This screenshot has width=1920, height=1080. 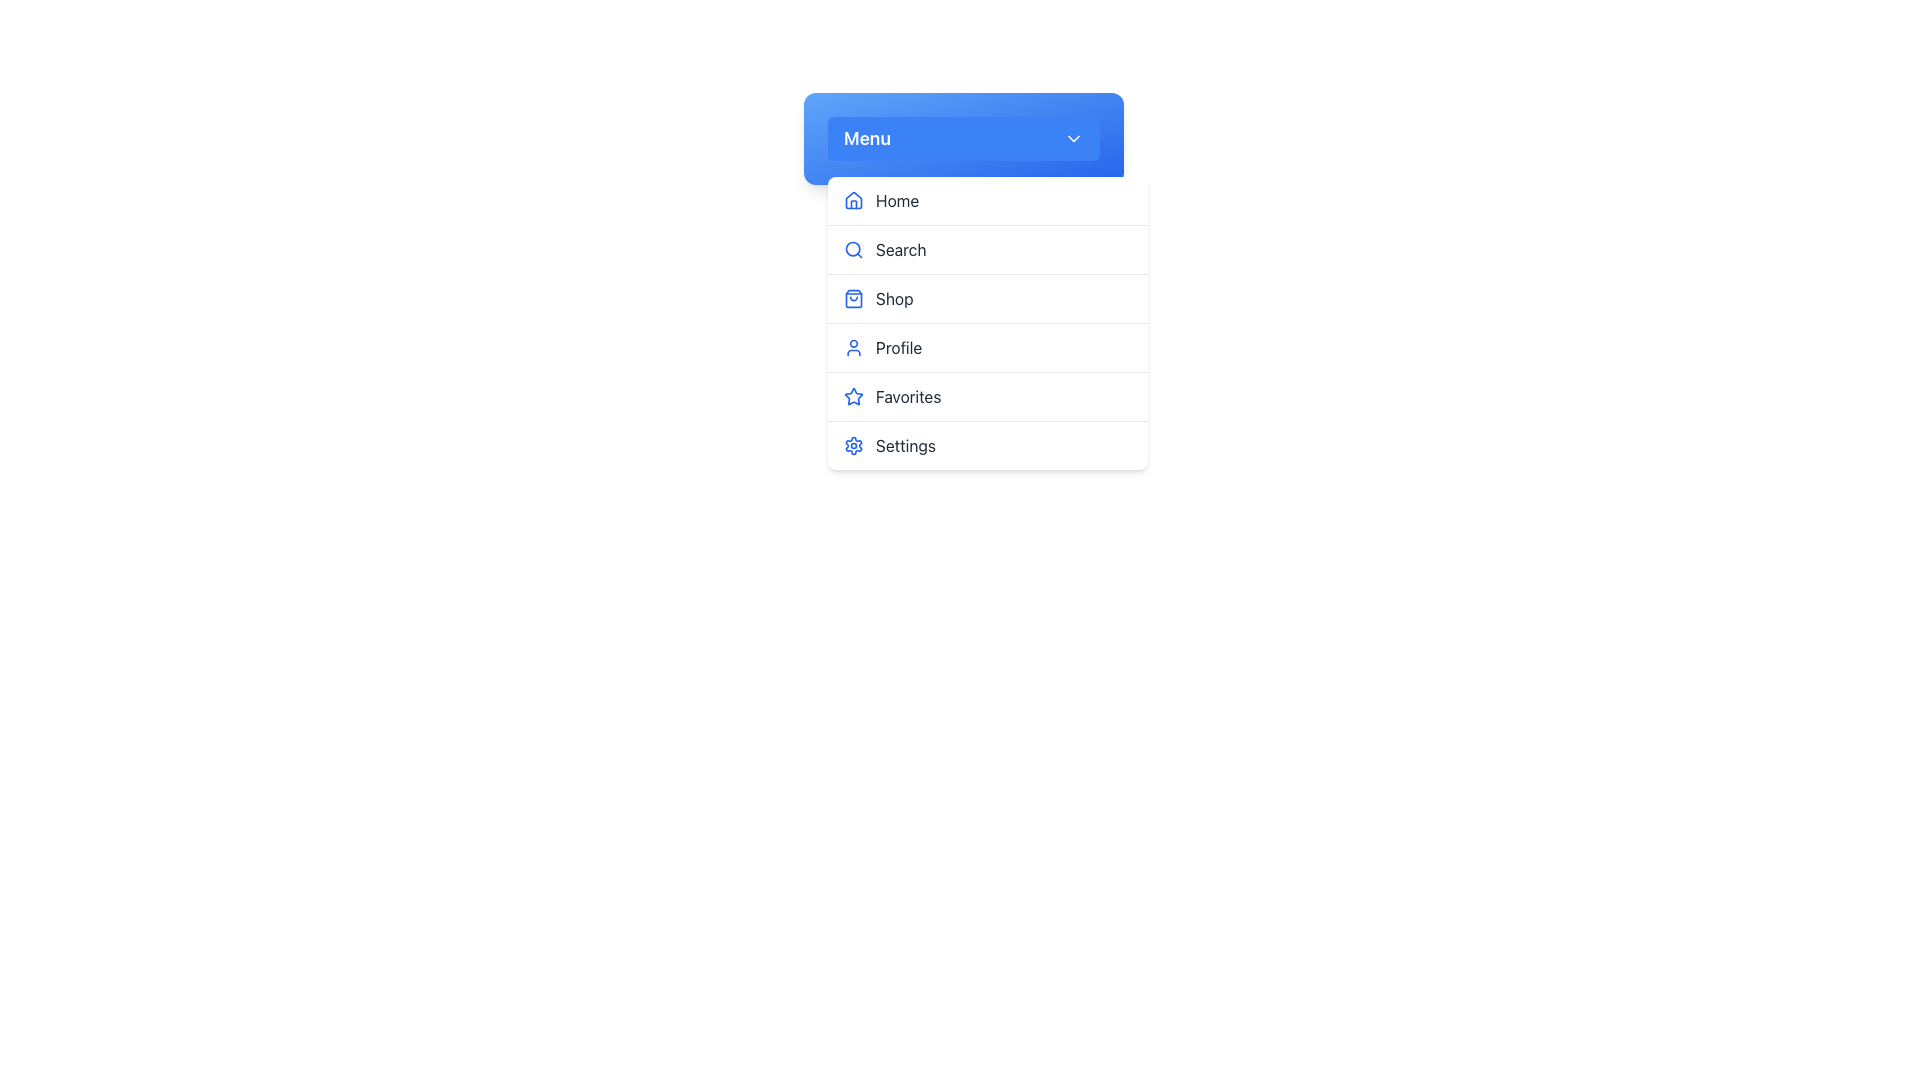 What do you see at coordinates (853, 248) in the screenshot?
I see `the blue stroke circular component of the search icon located in the second row of the menu list labeled 'Search'` at bounding box center [853, 248].